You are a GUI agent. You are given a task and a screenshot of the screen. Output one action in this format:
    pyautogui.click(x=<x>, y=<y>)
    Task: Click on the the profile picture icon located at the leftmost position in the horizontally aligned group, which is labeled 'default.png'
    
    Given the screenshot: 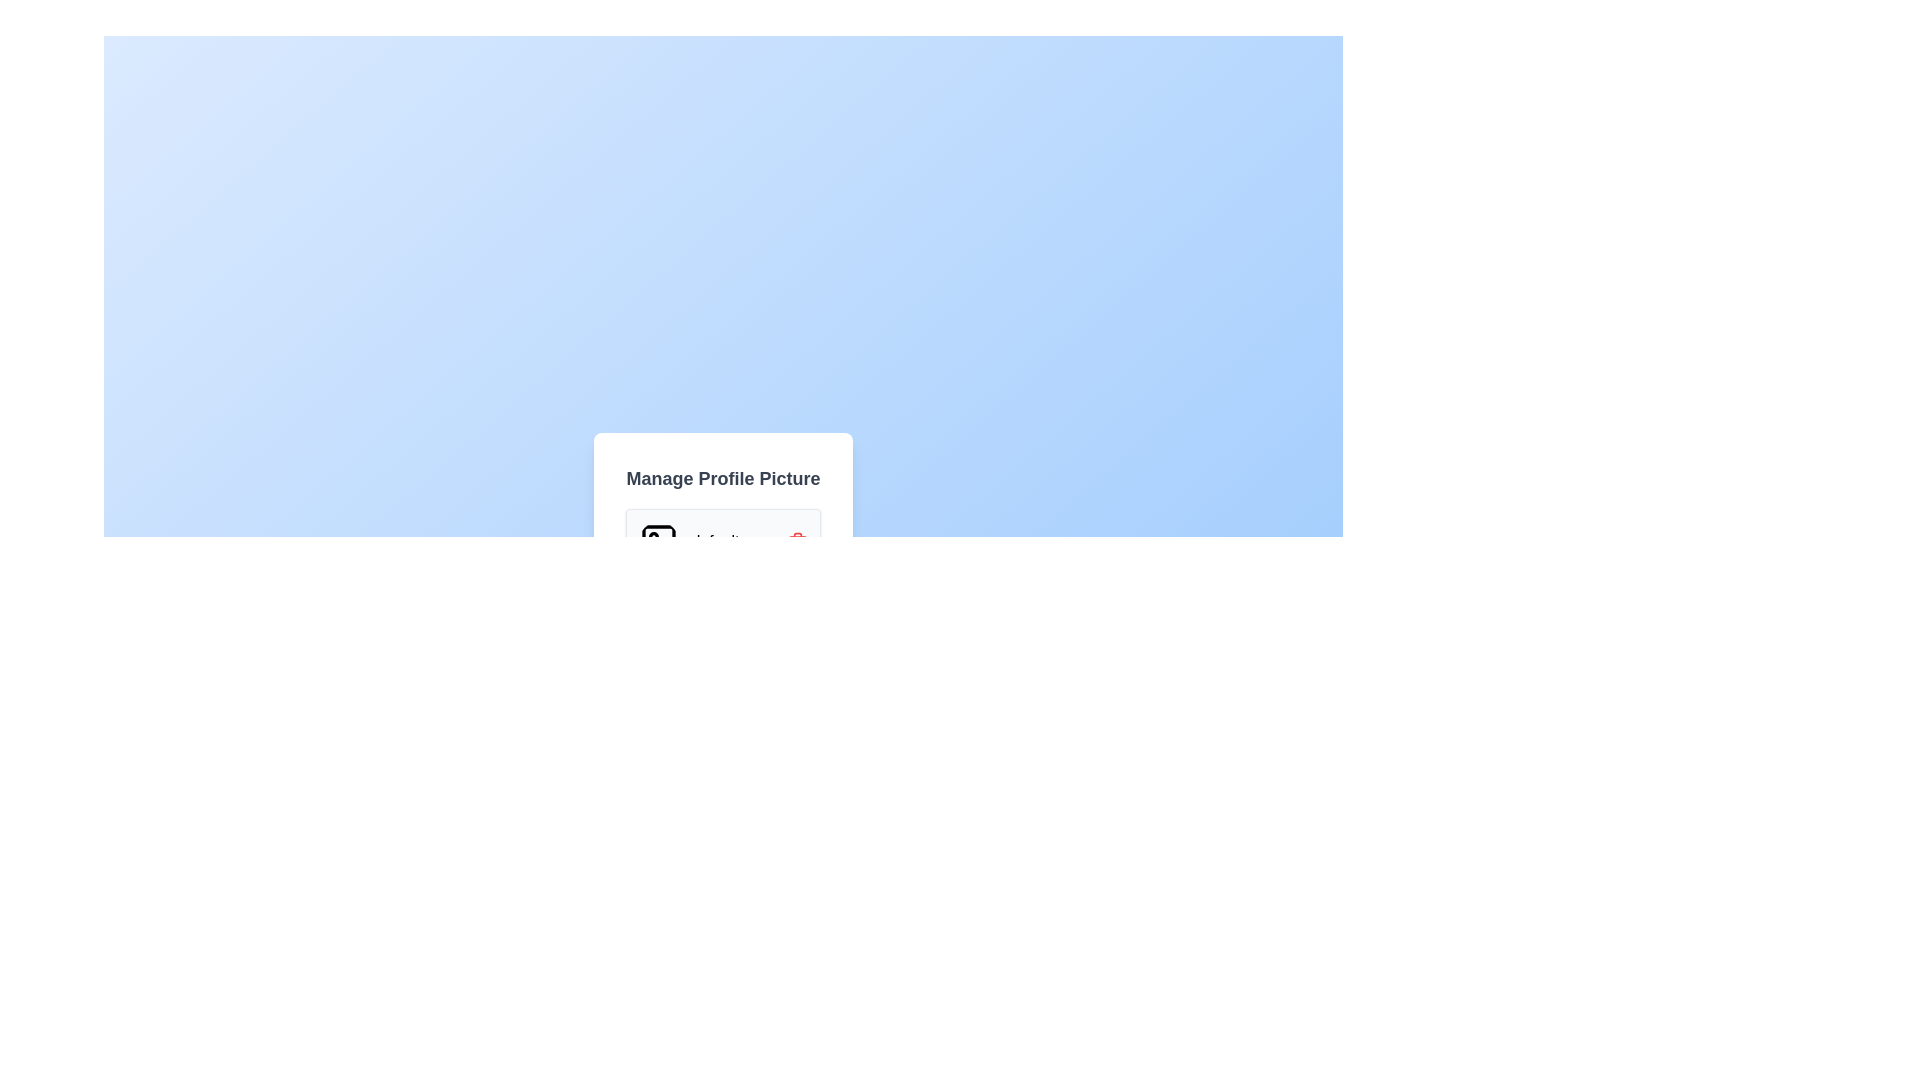 What is the action you would take?
    pyautogui.click(x=659, y=542)
    